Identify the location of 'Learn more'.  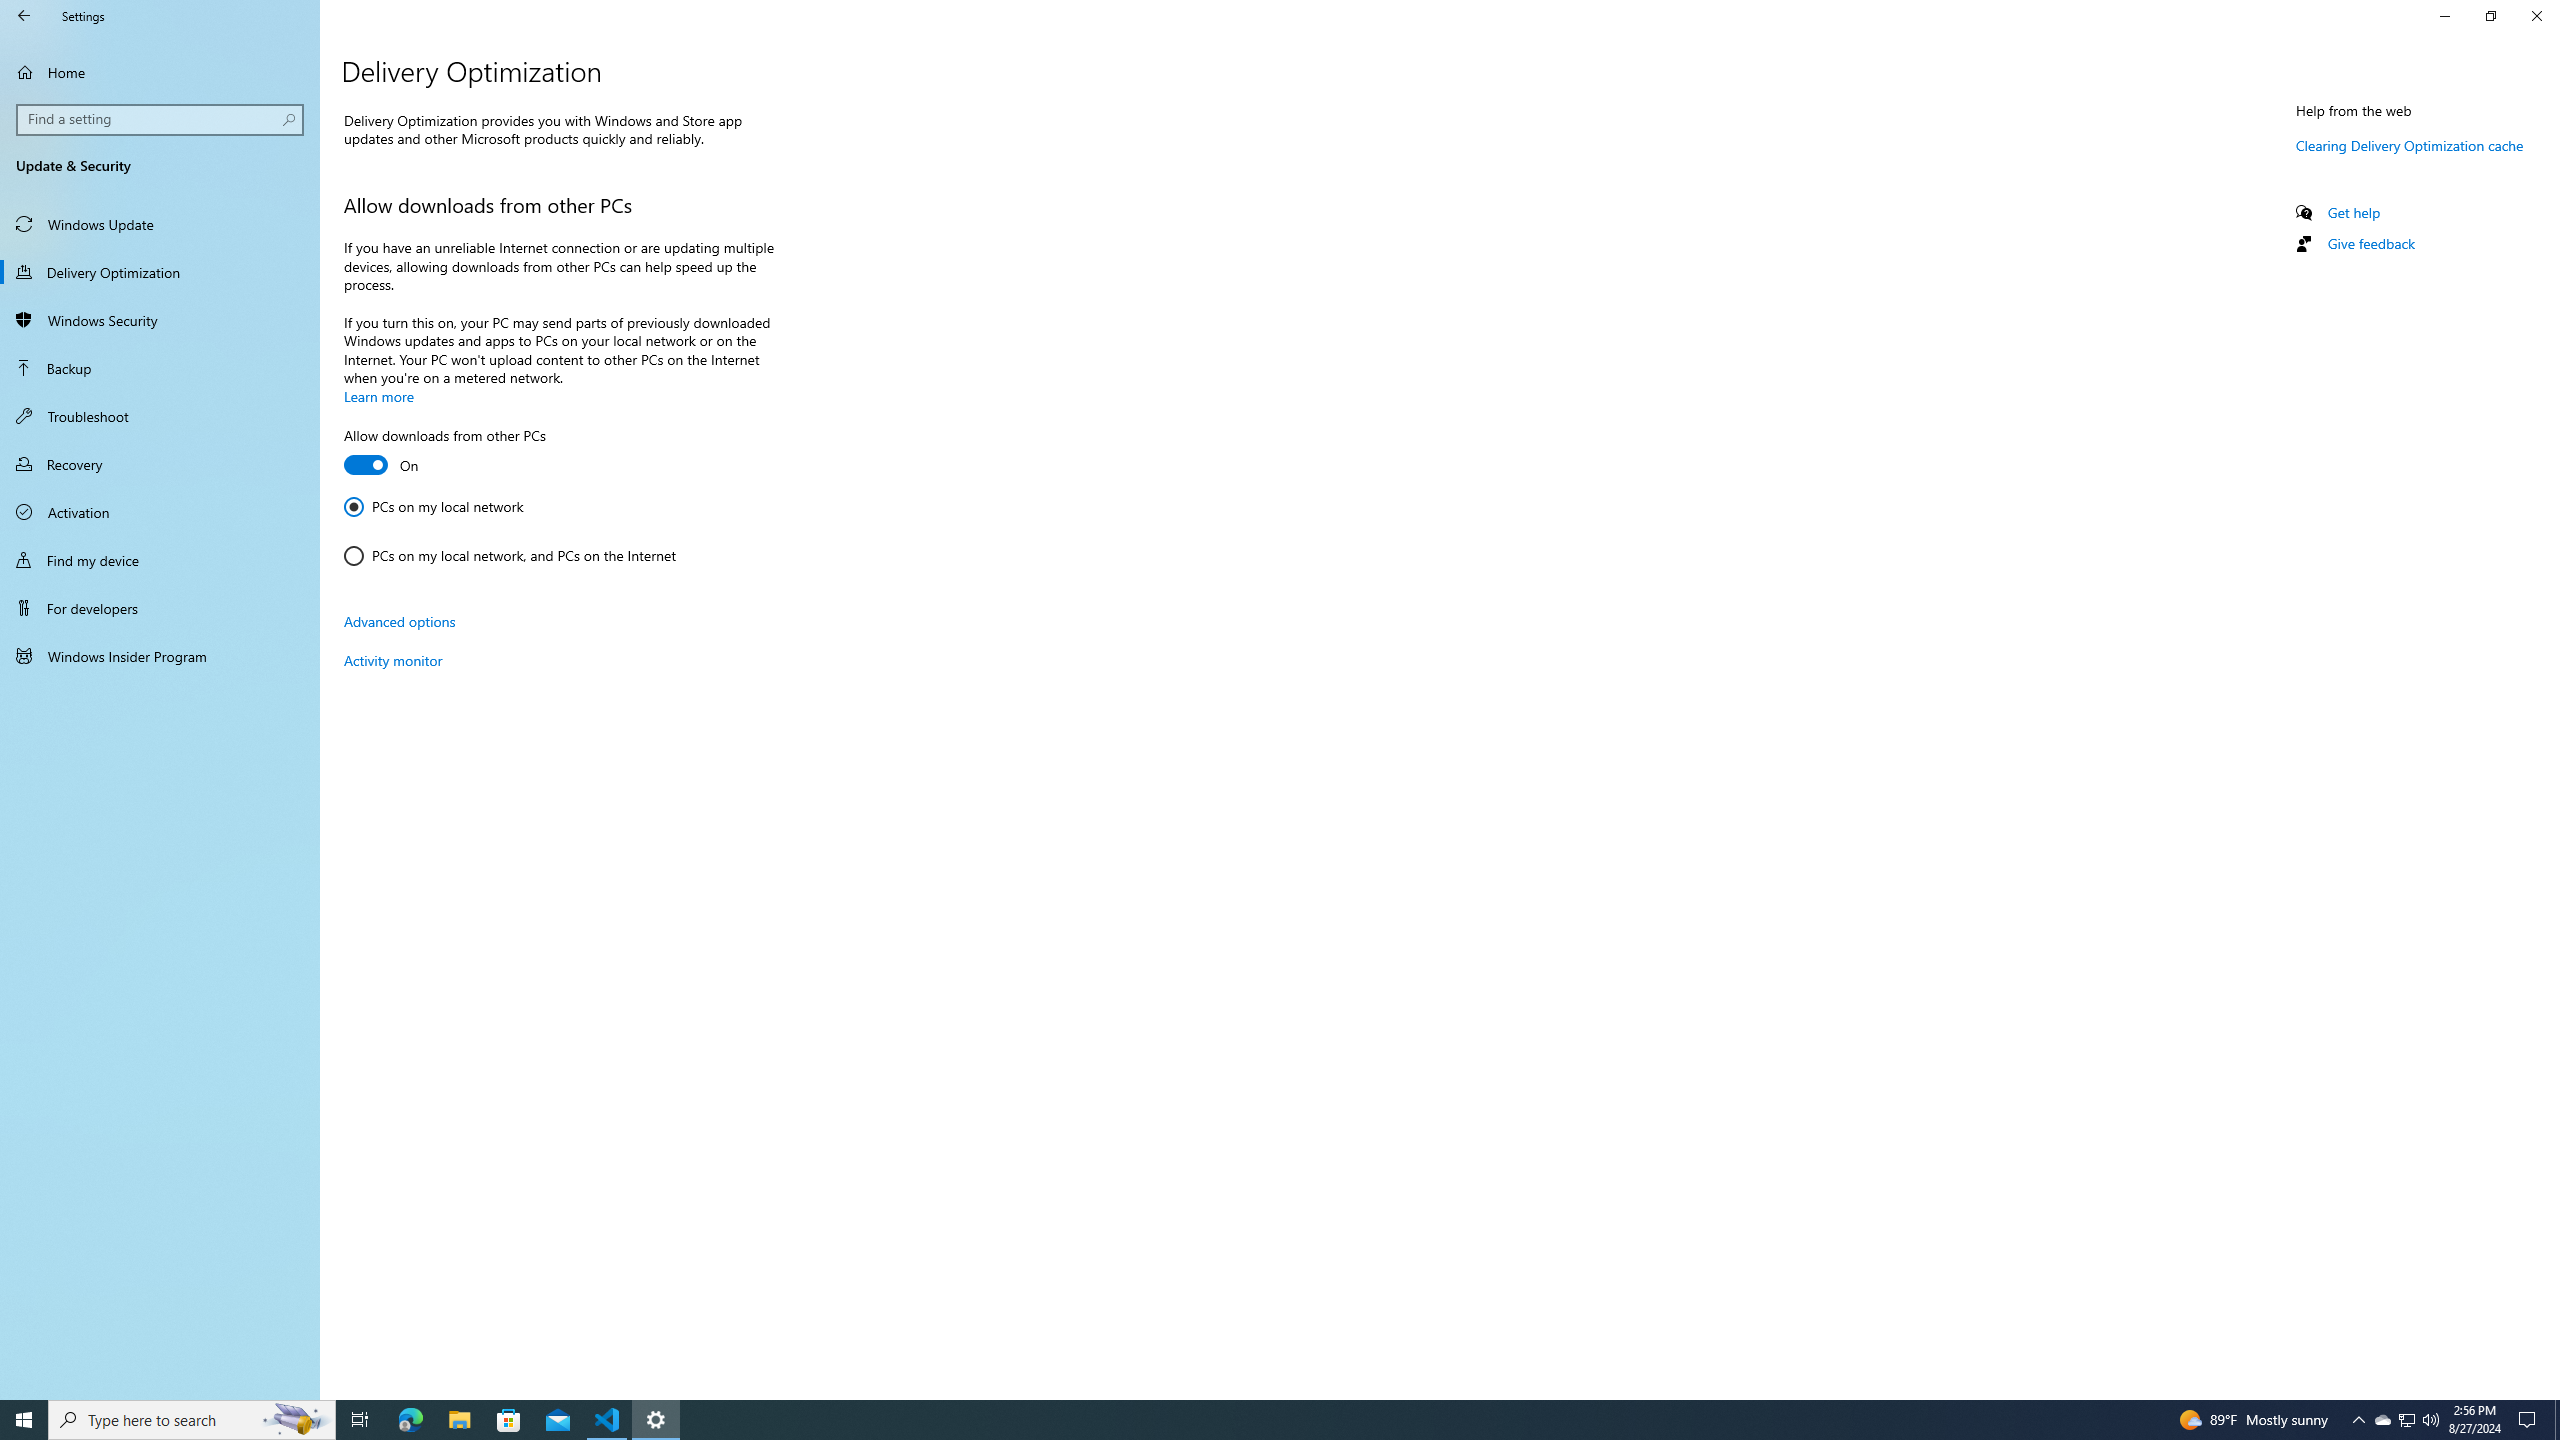
(378, 395).